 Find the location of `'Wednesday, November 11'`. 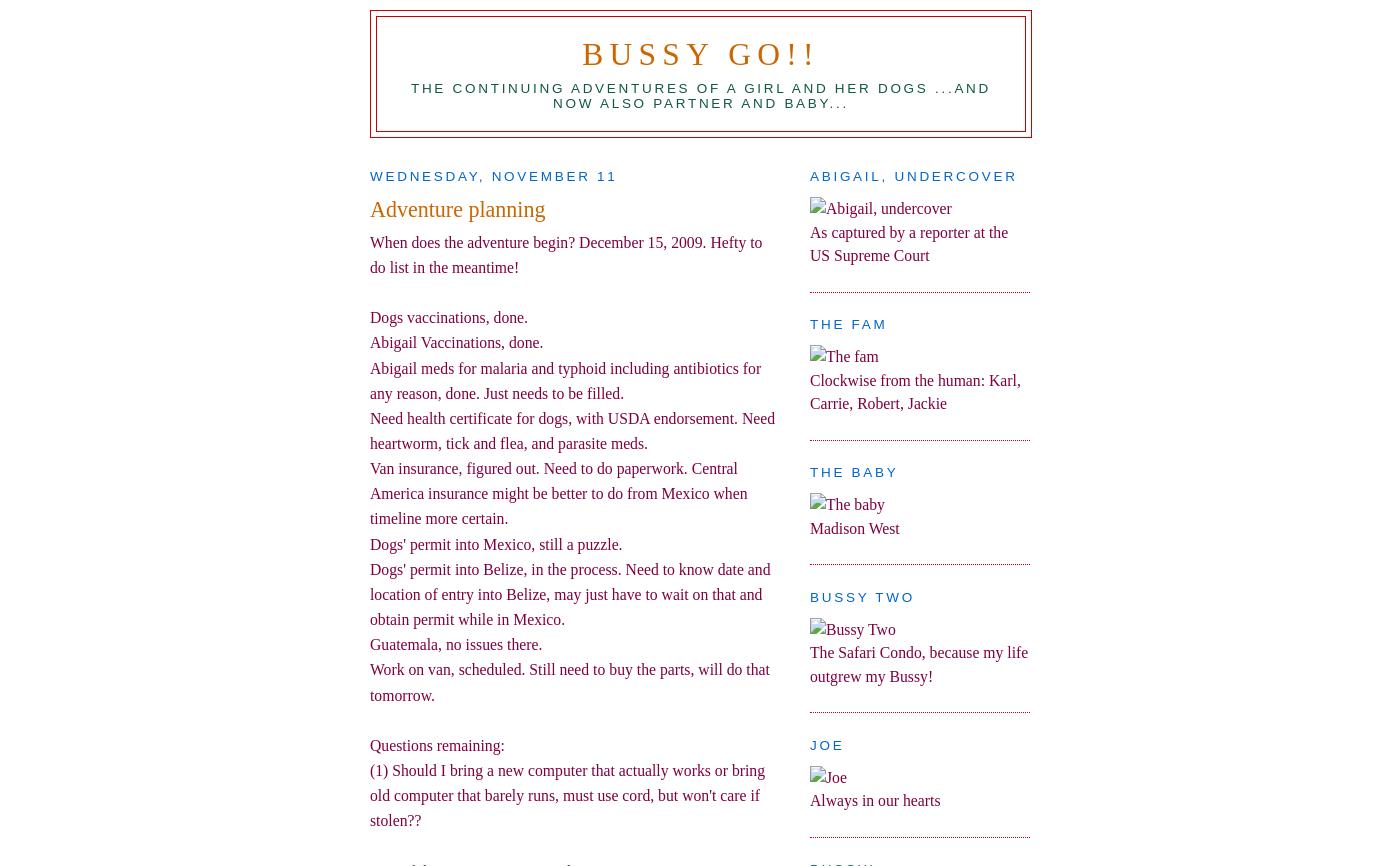

'Wednesday, November 11' is located at coordinates (493, 176).